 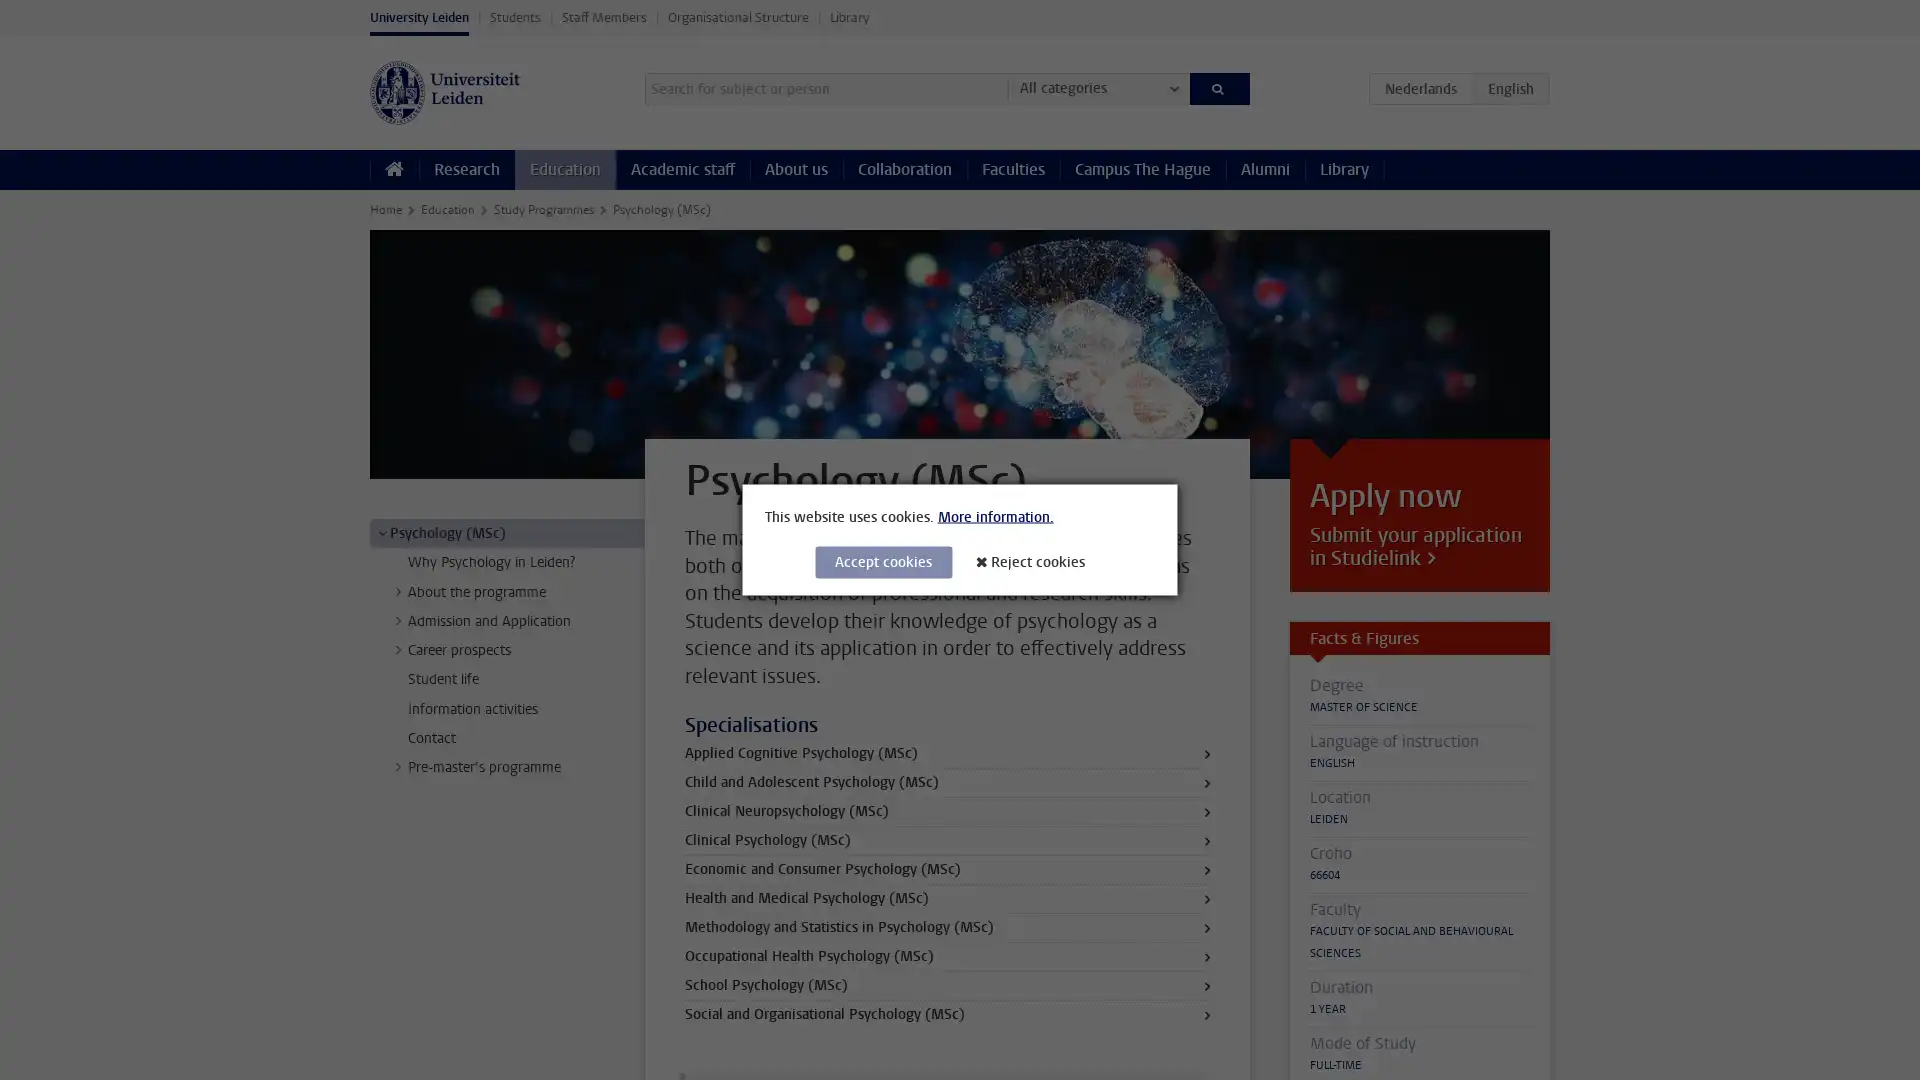 I want to click on >, so click(x=398, y=589).